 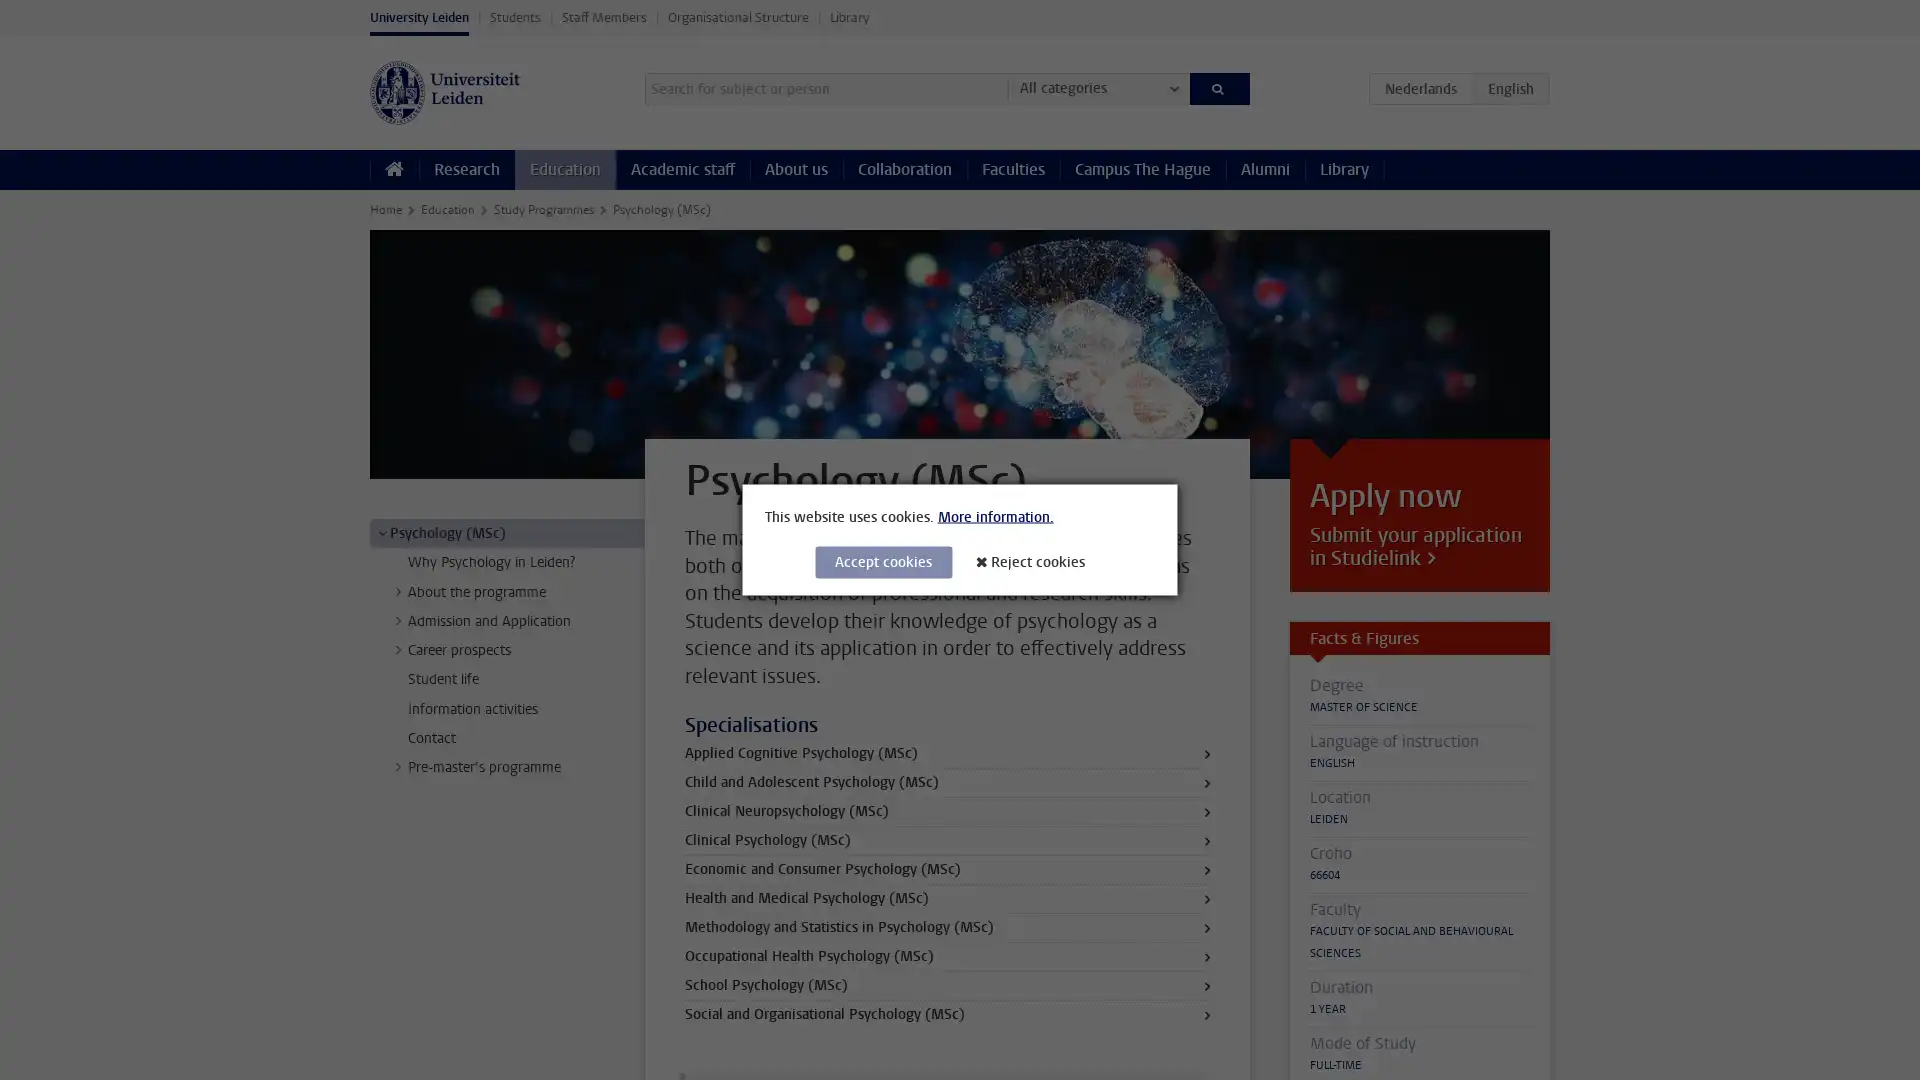 I want to click on >, so click(x=398, y=589).